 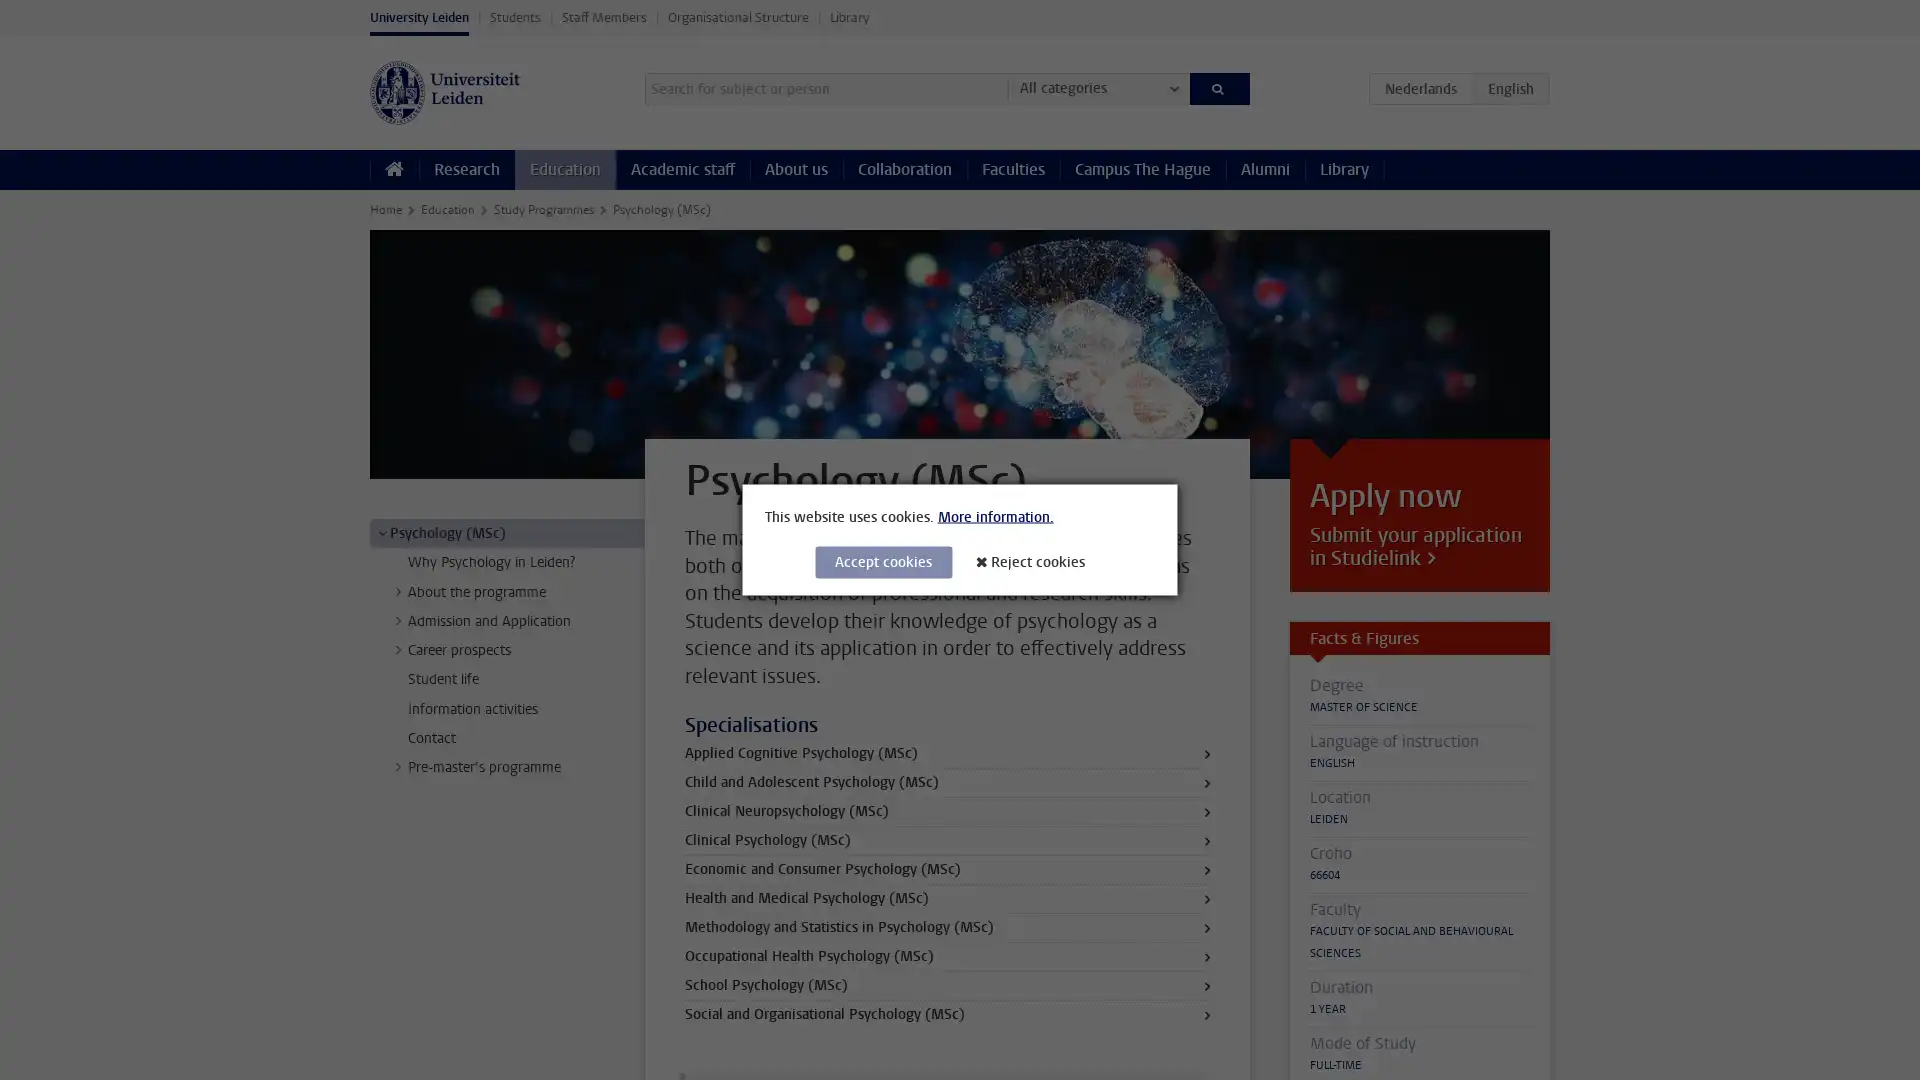 I want to click on >, so click(x=398, y=589).